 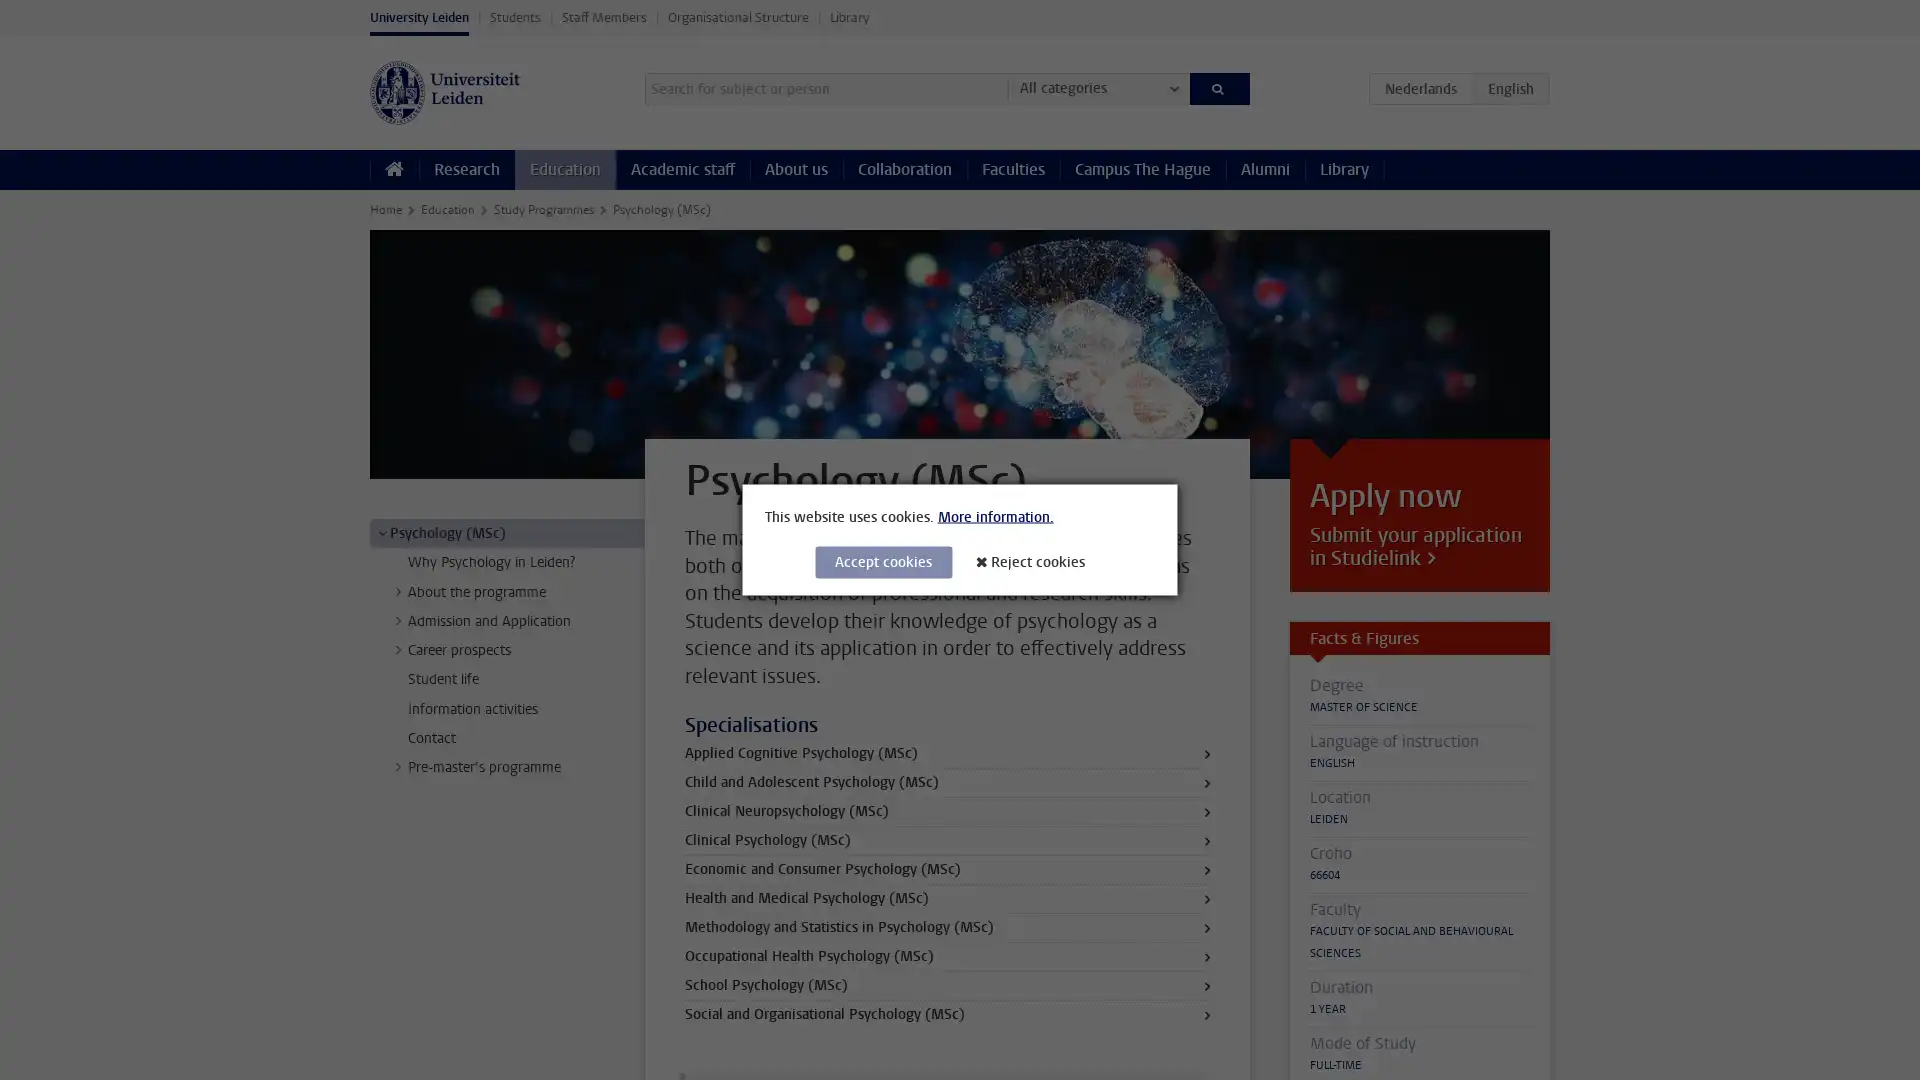 I want to click on >, so click(x=398, y=589).